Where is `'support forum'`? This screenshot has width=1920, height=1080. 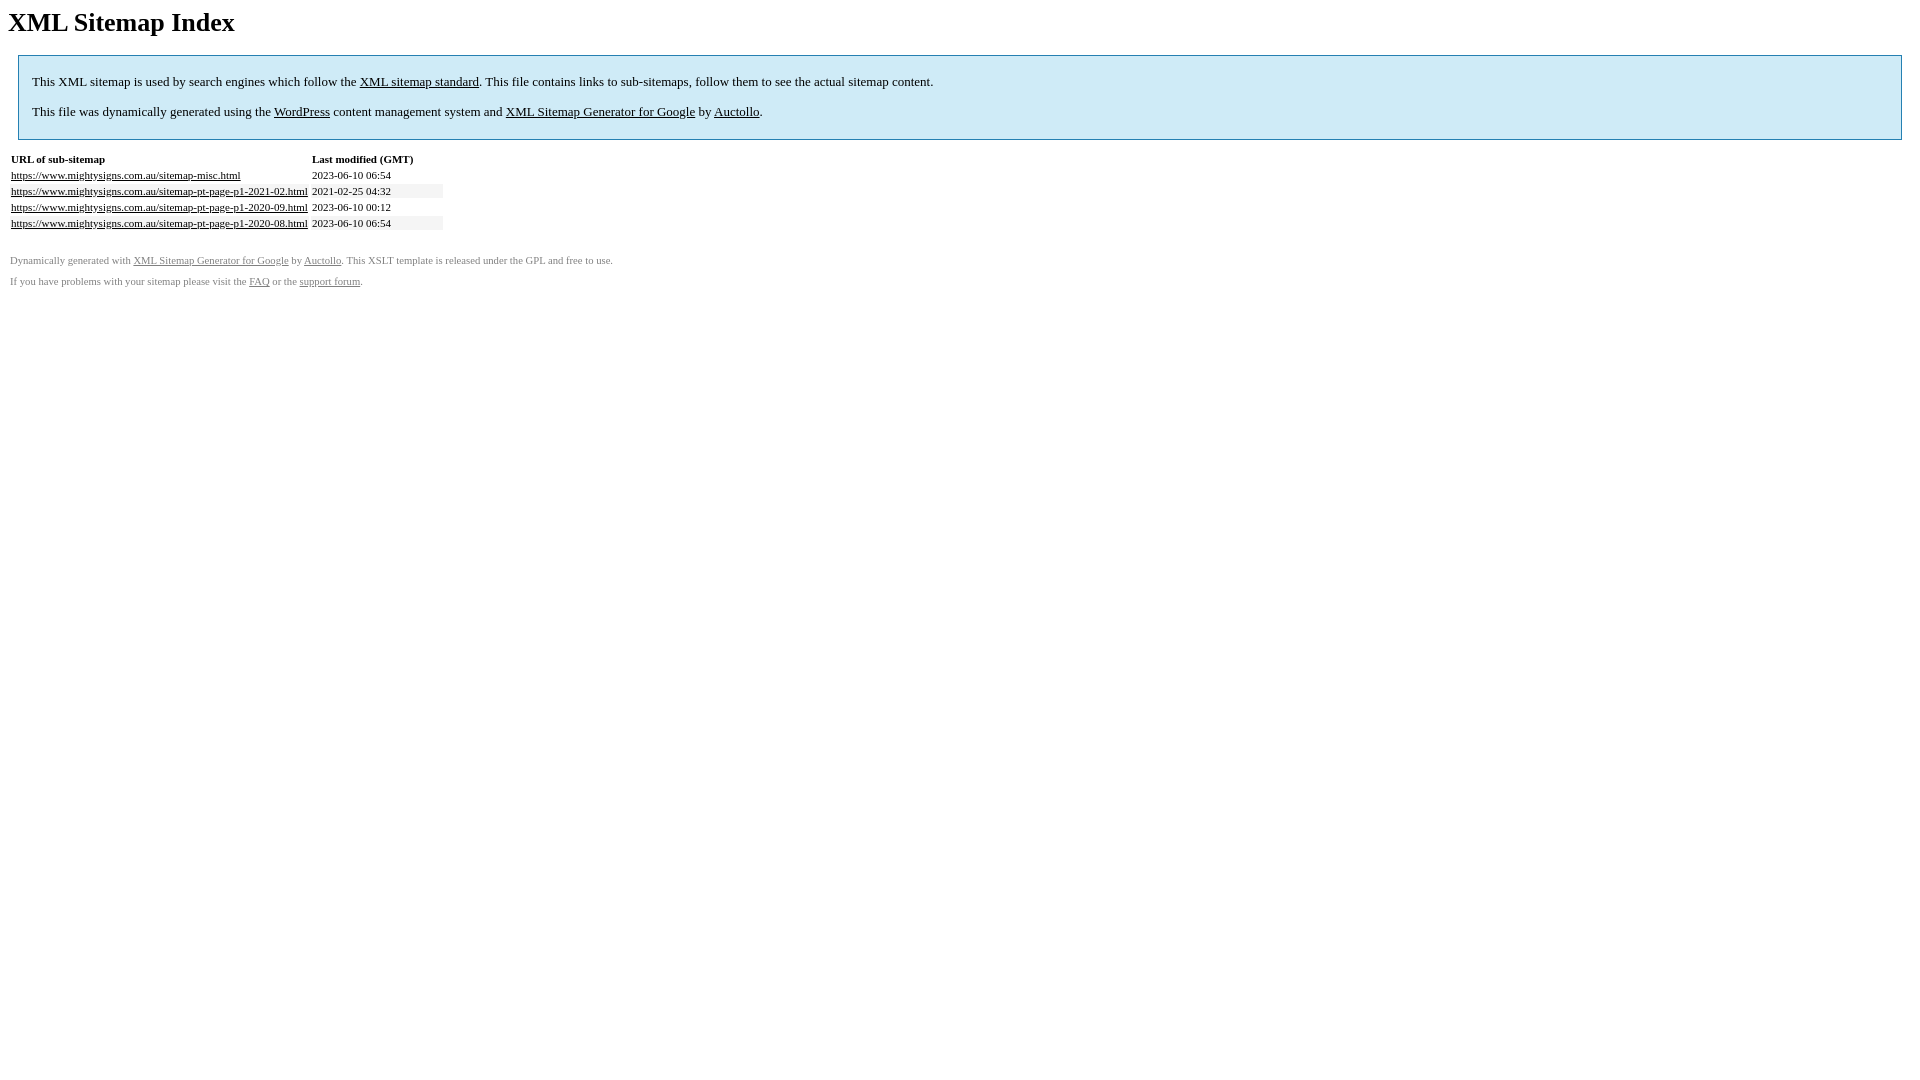 'support forum' is located at coordinates (330, 281).